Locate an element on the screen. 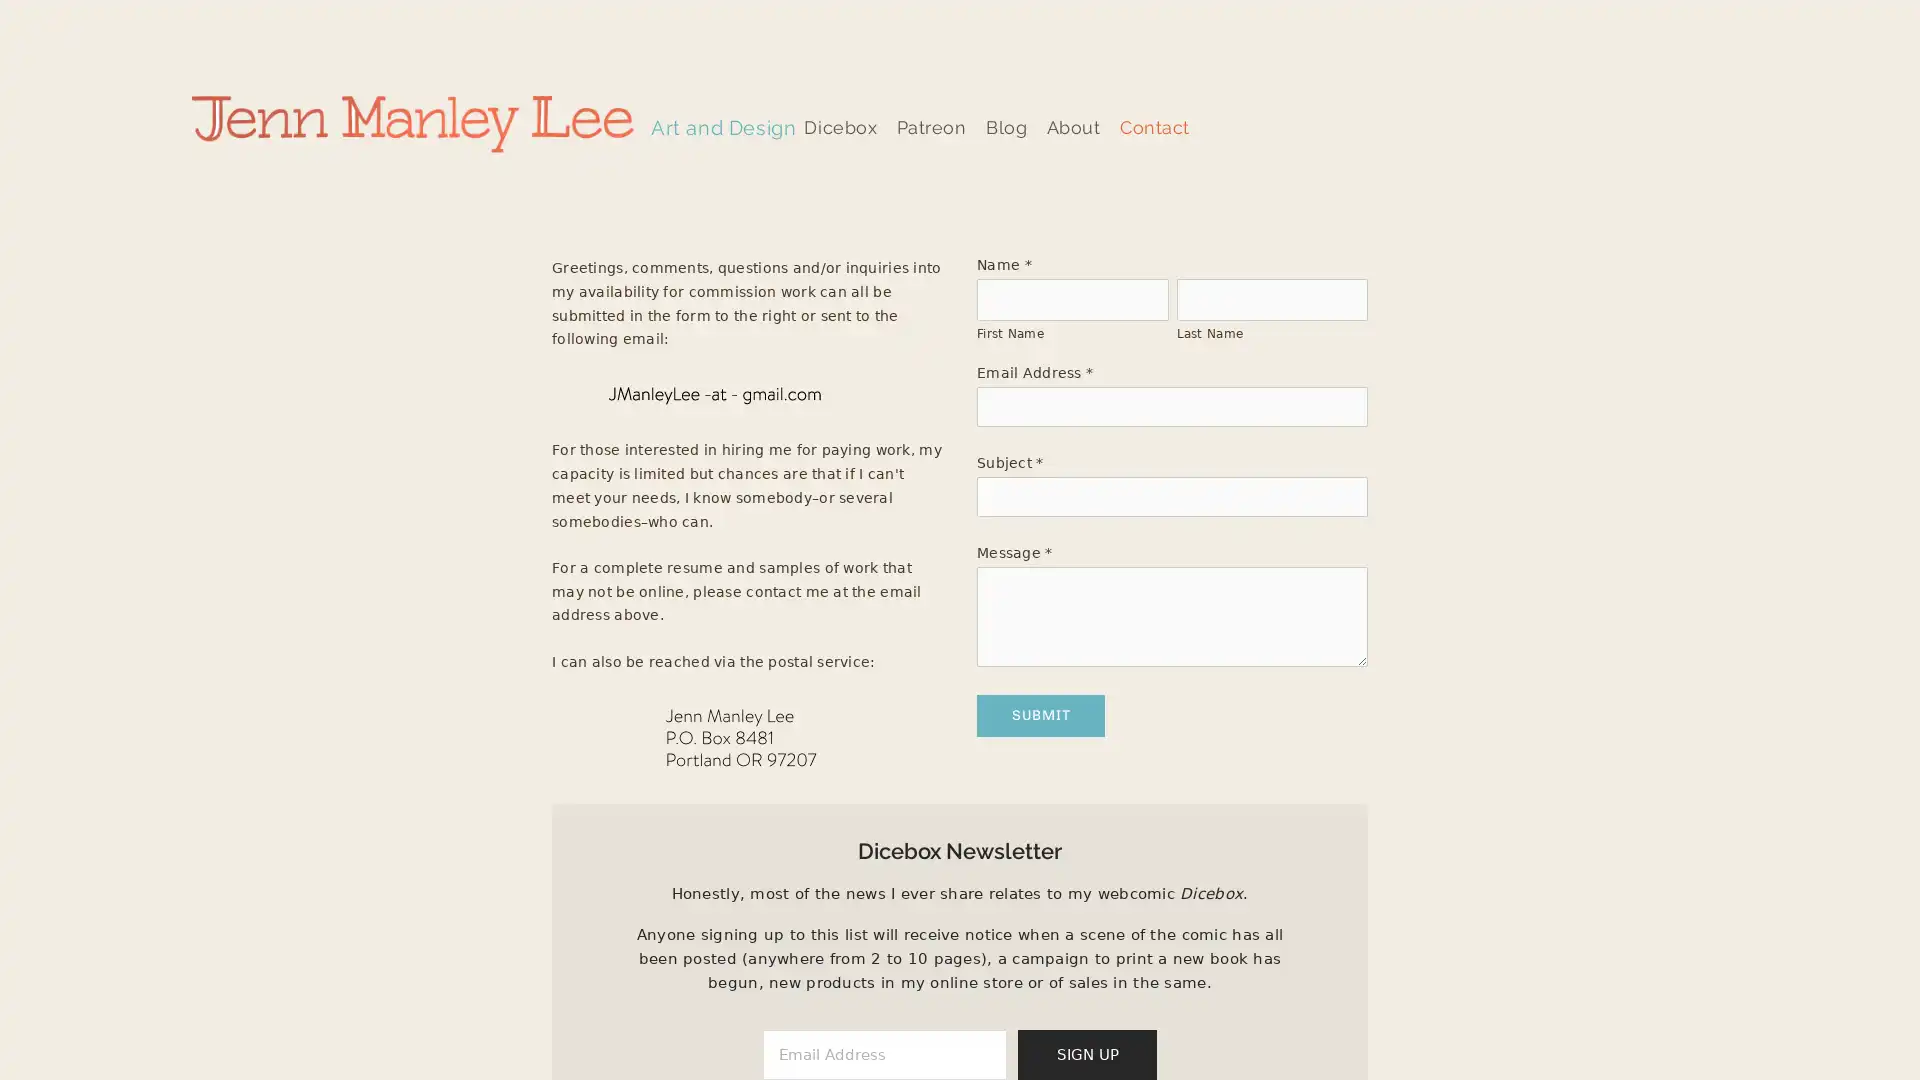  SIGN UP is located at coordinates (1086, 1052).